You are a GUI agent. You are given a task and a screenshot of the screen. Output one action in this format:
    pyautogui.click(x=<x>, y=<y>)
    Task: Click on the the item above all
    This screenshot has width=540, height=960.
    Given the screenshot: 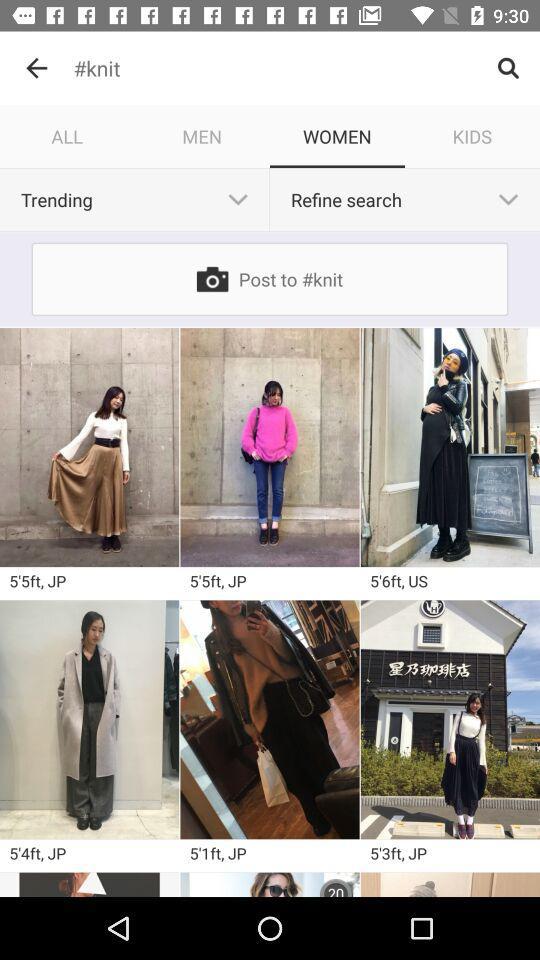 What is the action you would take?
    pyautogui.click(x=36, y=68)
    